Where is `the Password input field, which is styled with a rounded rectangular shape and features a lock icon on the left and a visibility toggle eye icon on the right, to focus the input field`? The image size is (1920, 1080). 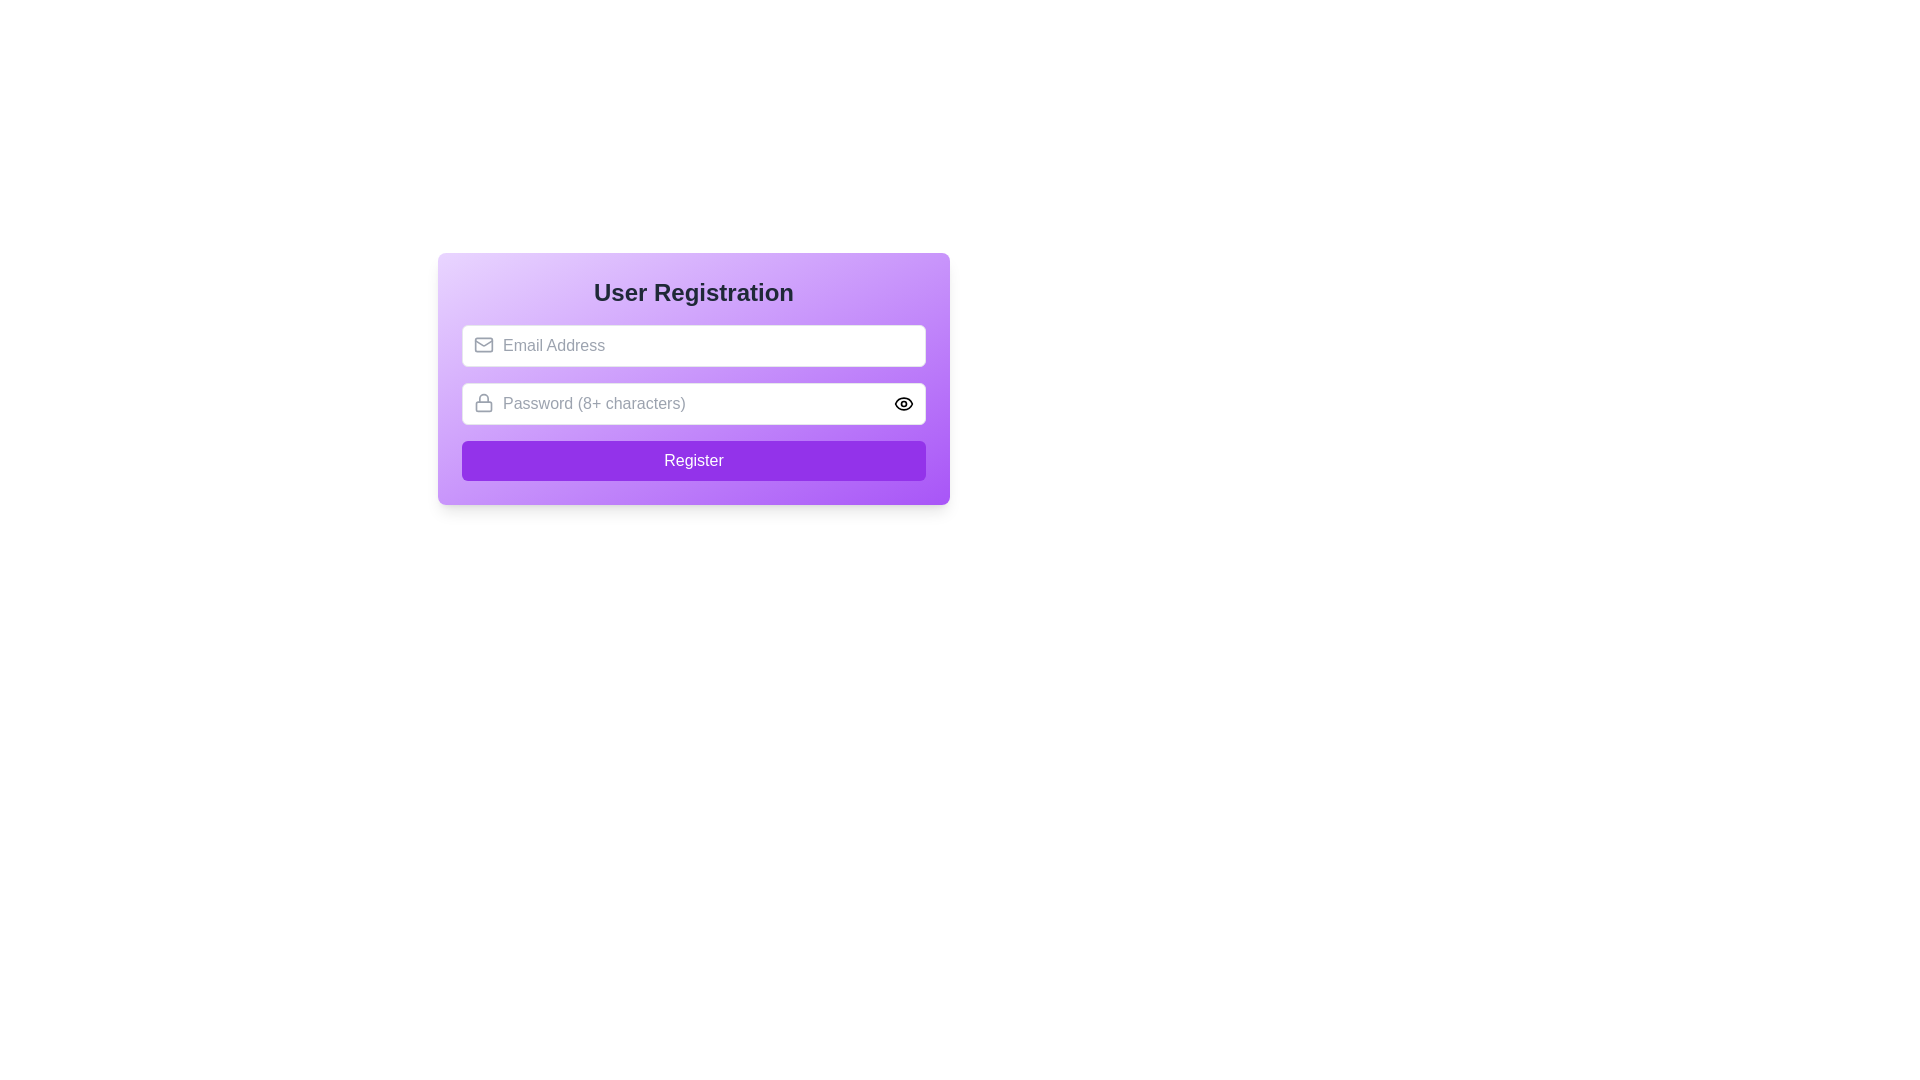 the Password input field, which is styled with a rounded rectangular shape and features a lock icon on the left and a visibility toggle eye icon on the right, to focus the input field is located at coordinates (694, 420).